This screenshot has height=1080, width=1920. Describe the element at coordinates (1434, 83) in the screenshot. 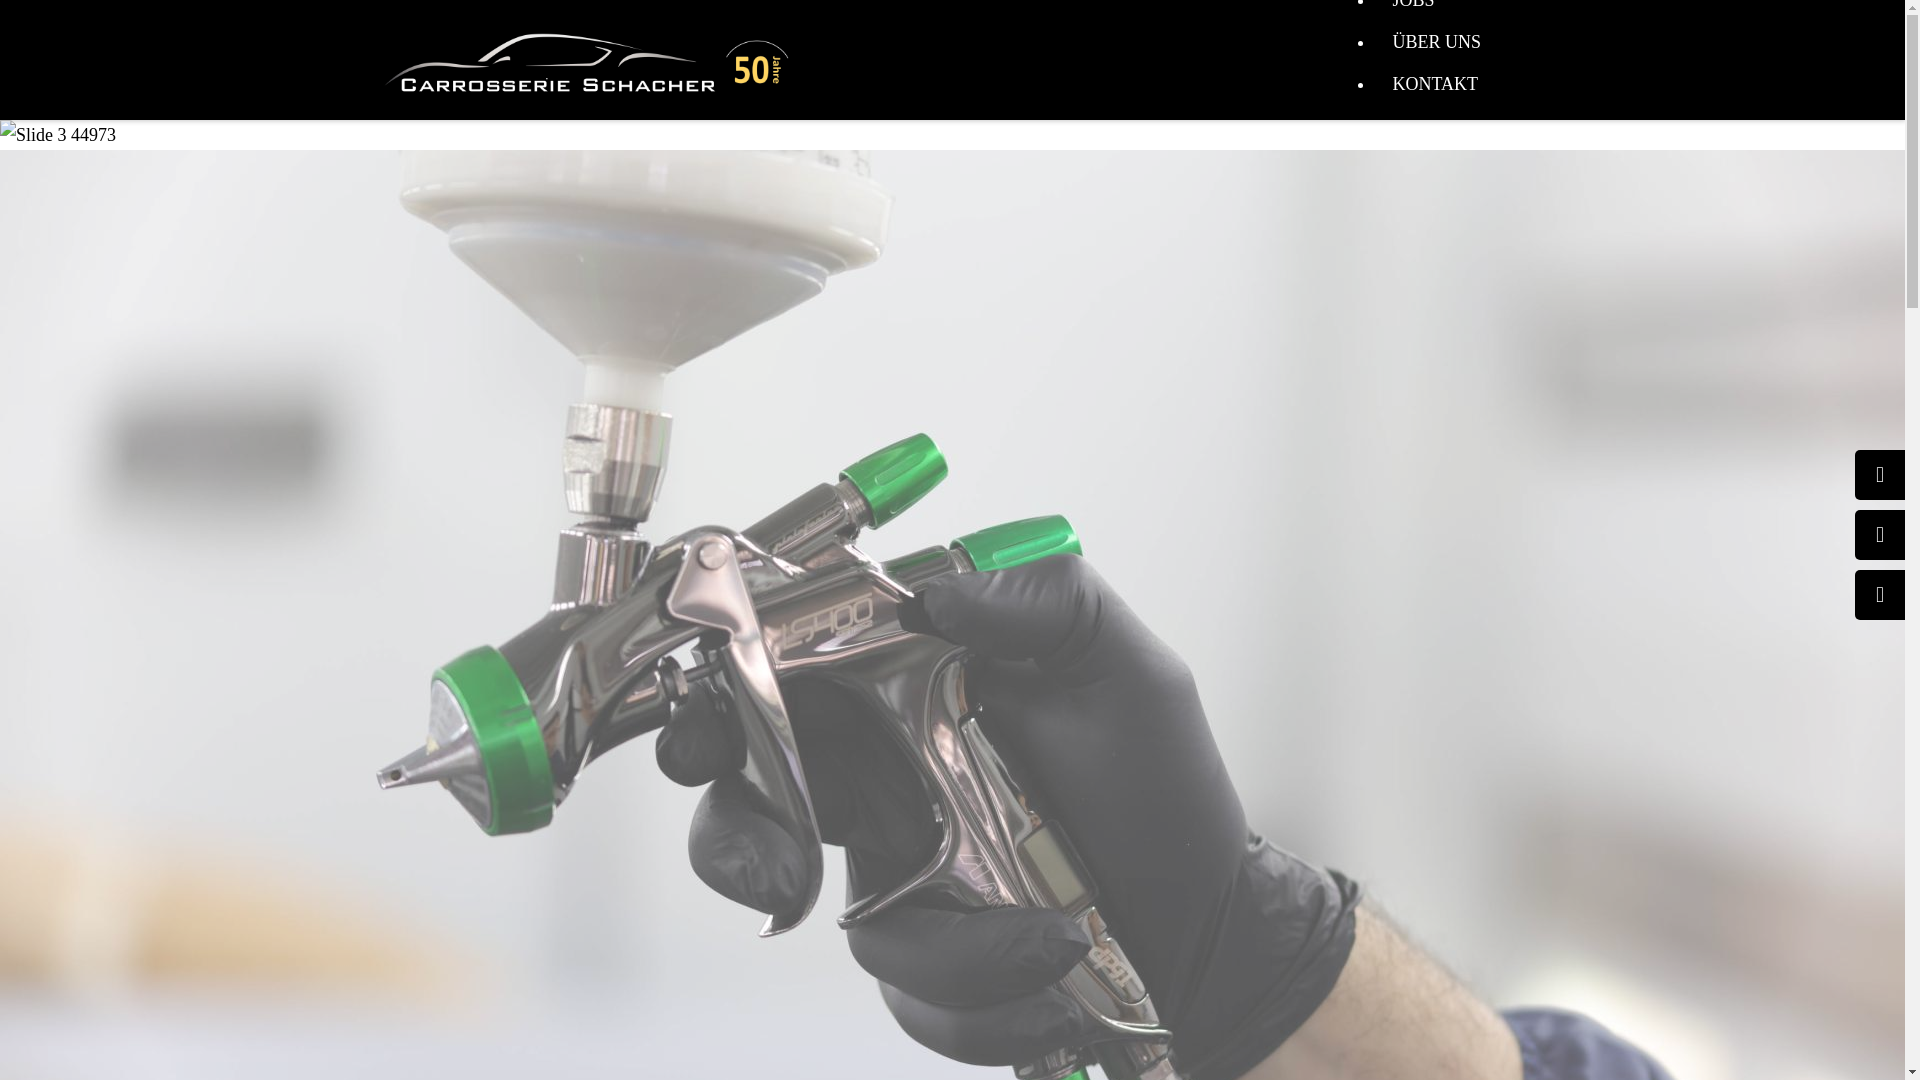

I see `'KONTAKT'` at that location.